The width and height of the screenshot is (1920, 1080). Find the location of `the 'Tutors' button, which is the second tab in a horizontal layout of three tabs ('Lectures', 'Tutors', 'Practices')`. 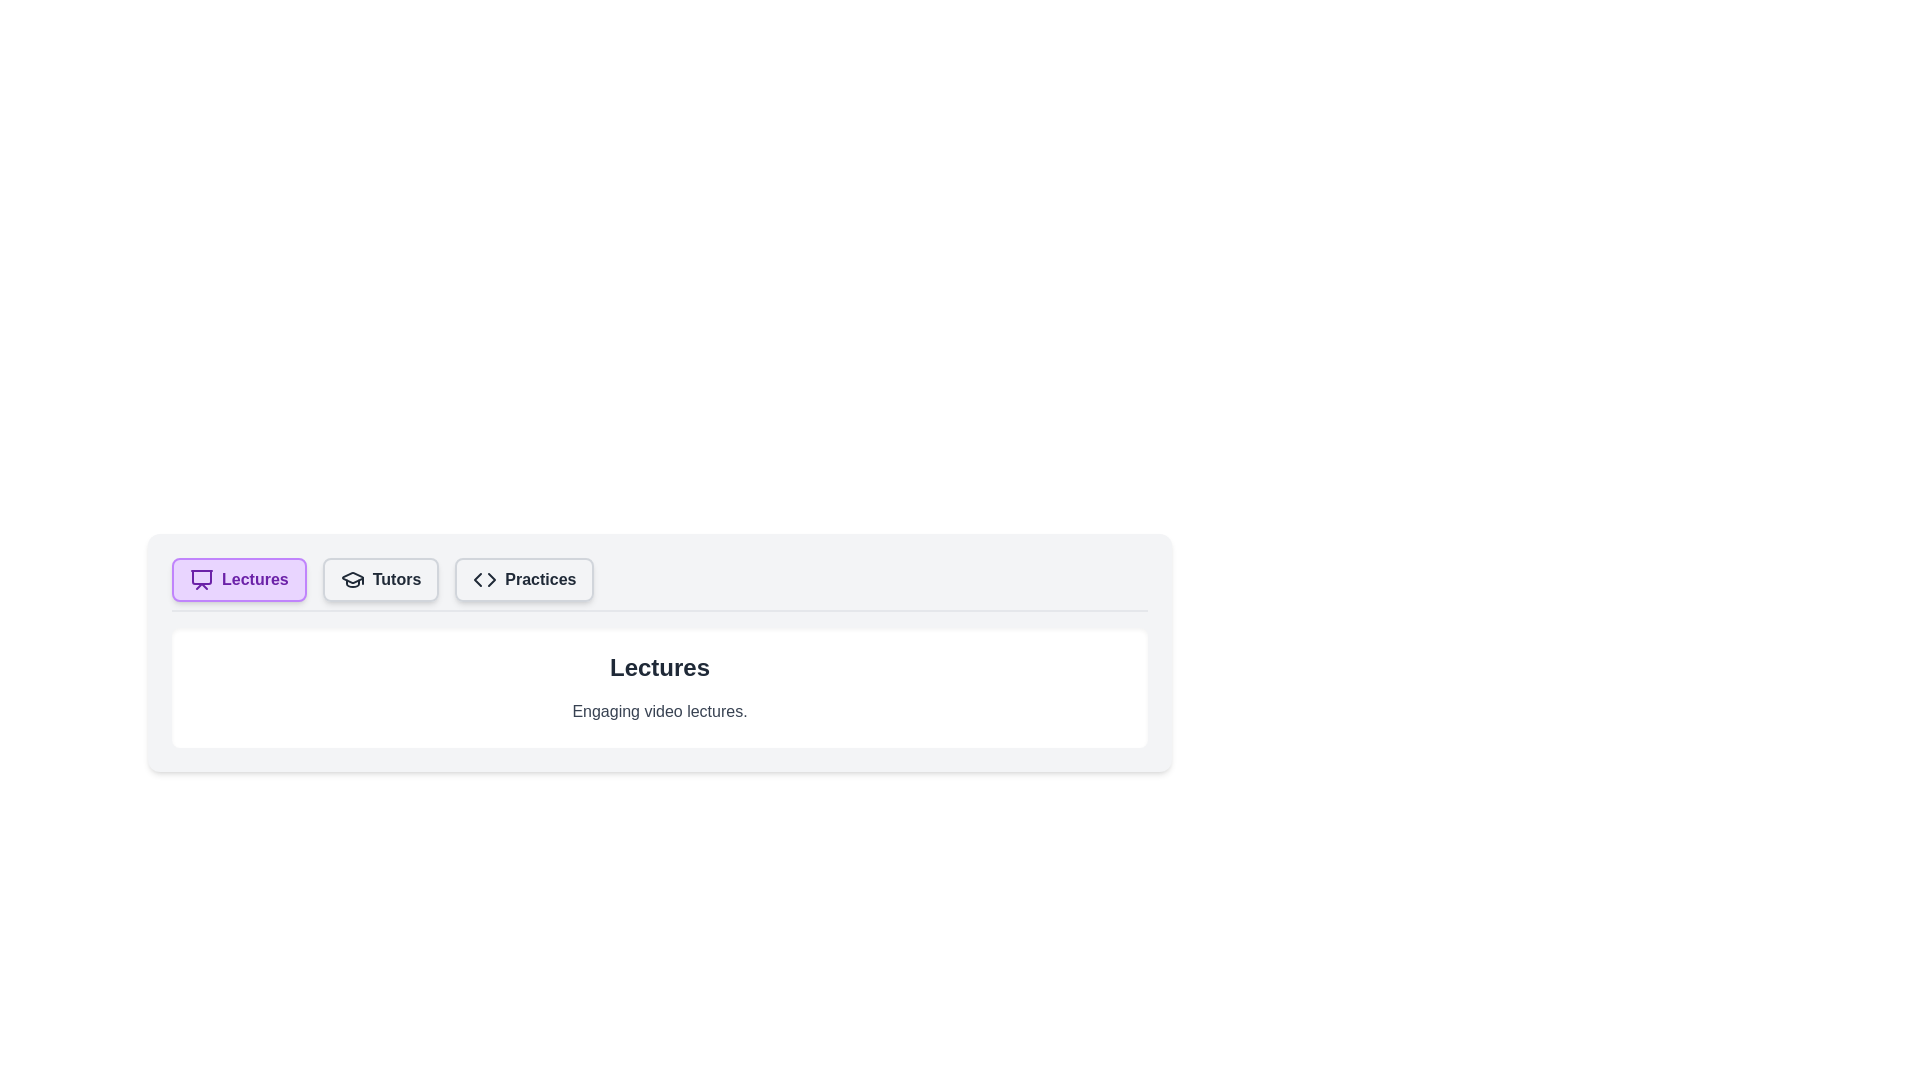

the 'Tutors' button, which is the second tab in a horizontal layout of three tabs ('Lectures', 'Tutors', 'Practices') is located at coordinates (380, 579).